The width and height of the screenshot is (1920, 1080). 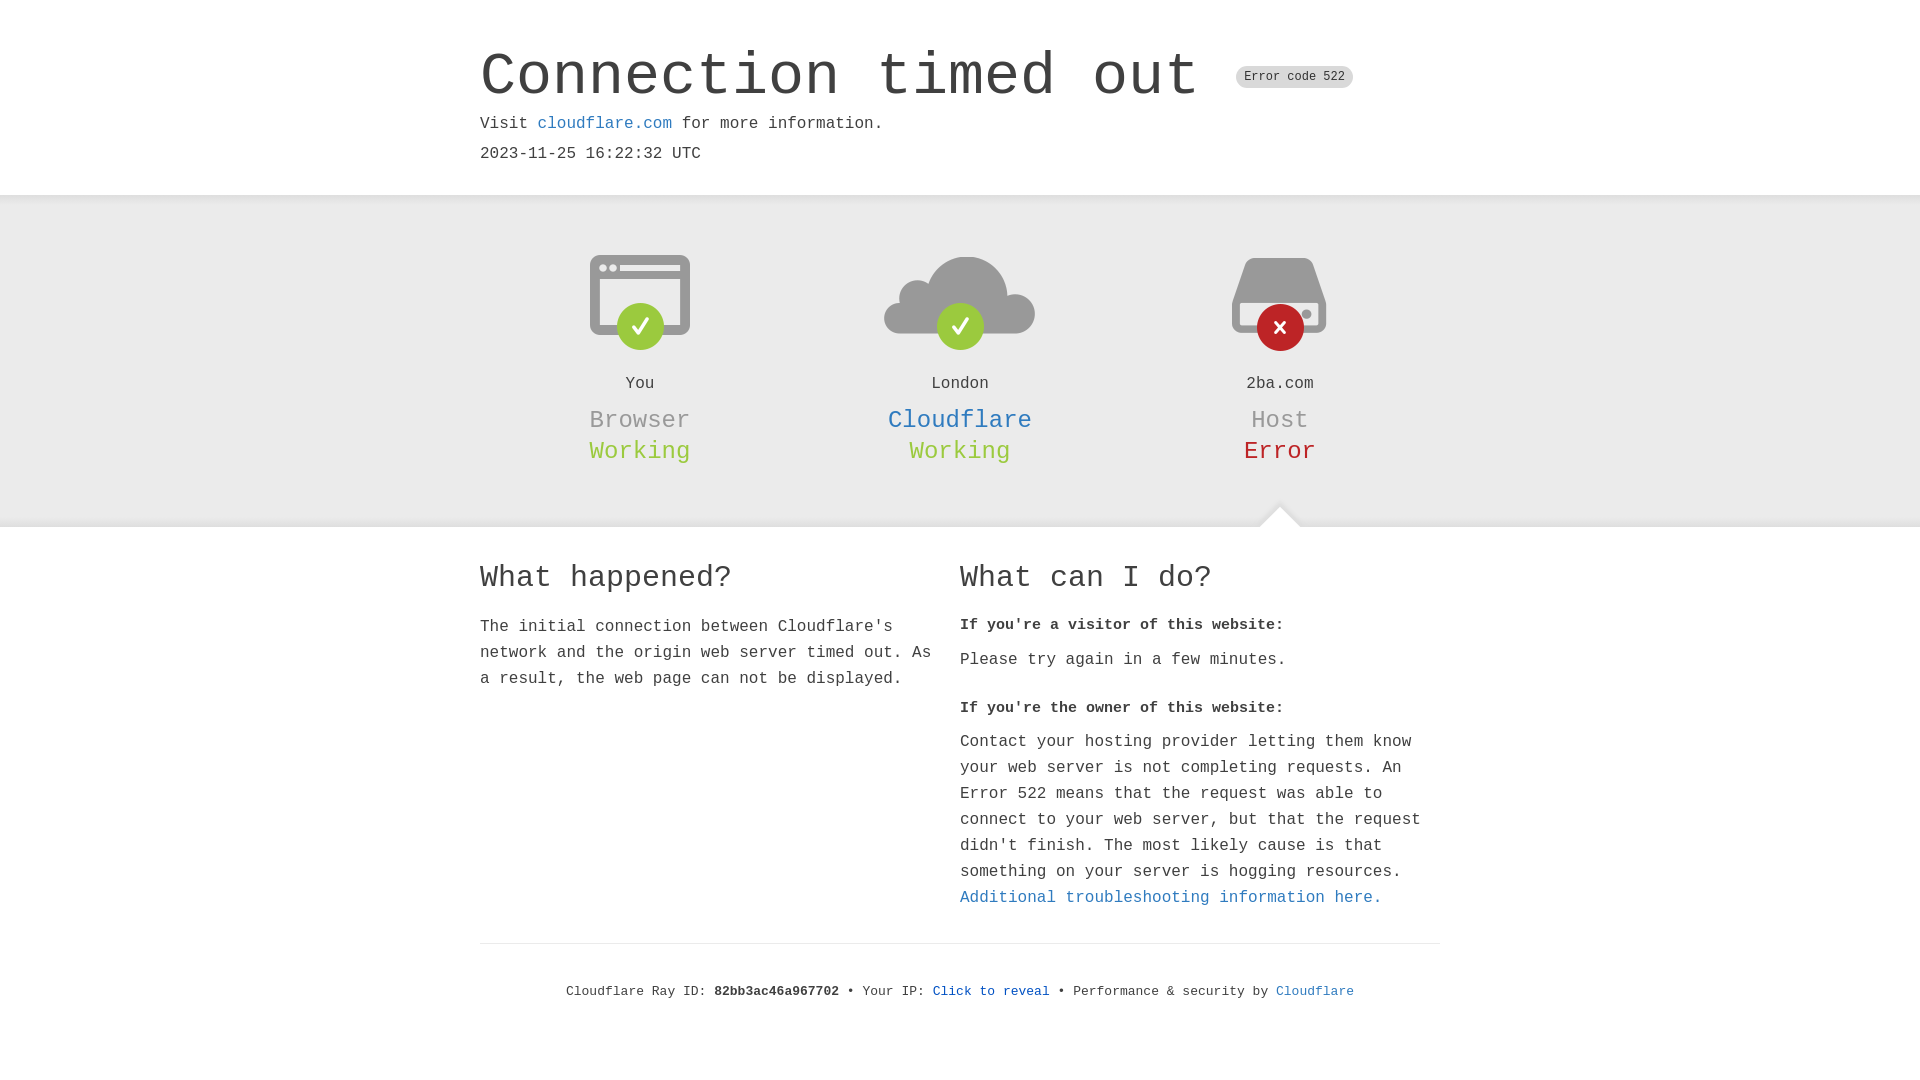 What do you see at coordinates (1315, 991) in the screenshot?
I see `'Cloudflare'` at bounding box center [1315, 991].